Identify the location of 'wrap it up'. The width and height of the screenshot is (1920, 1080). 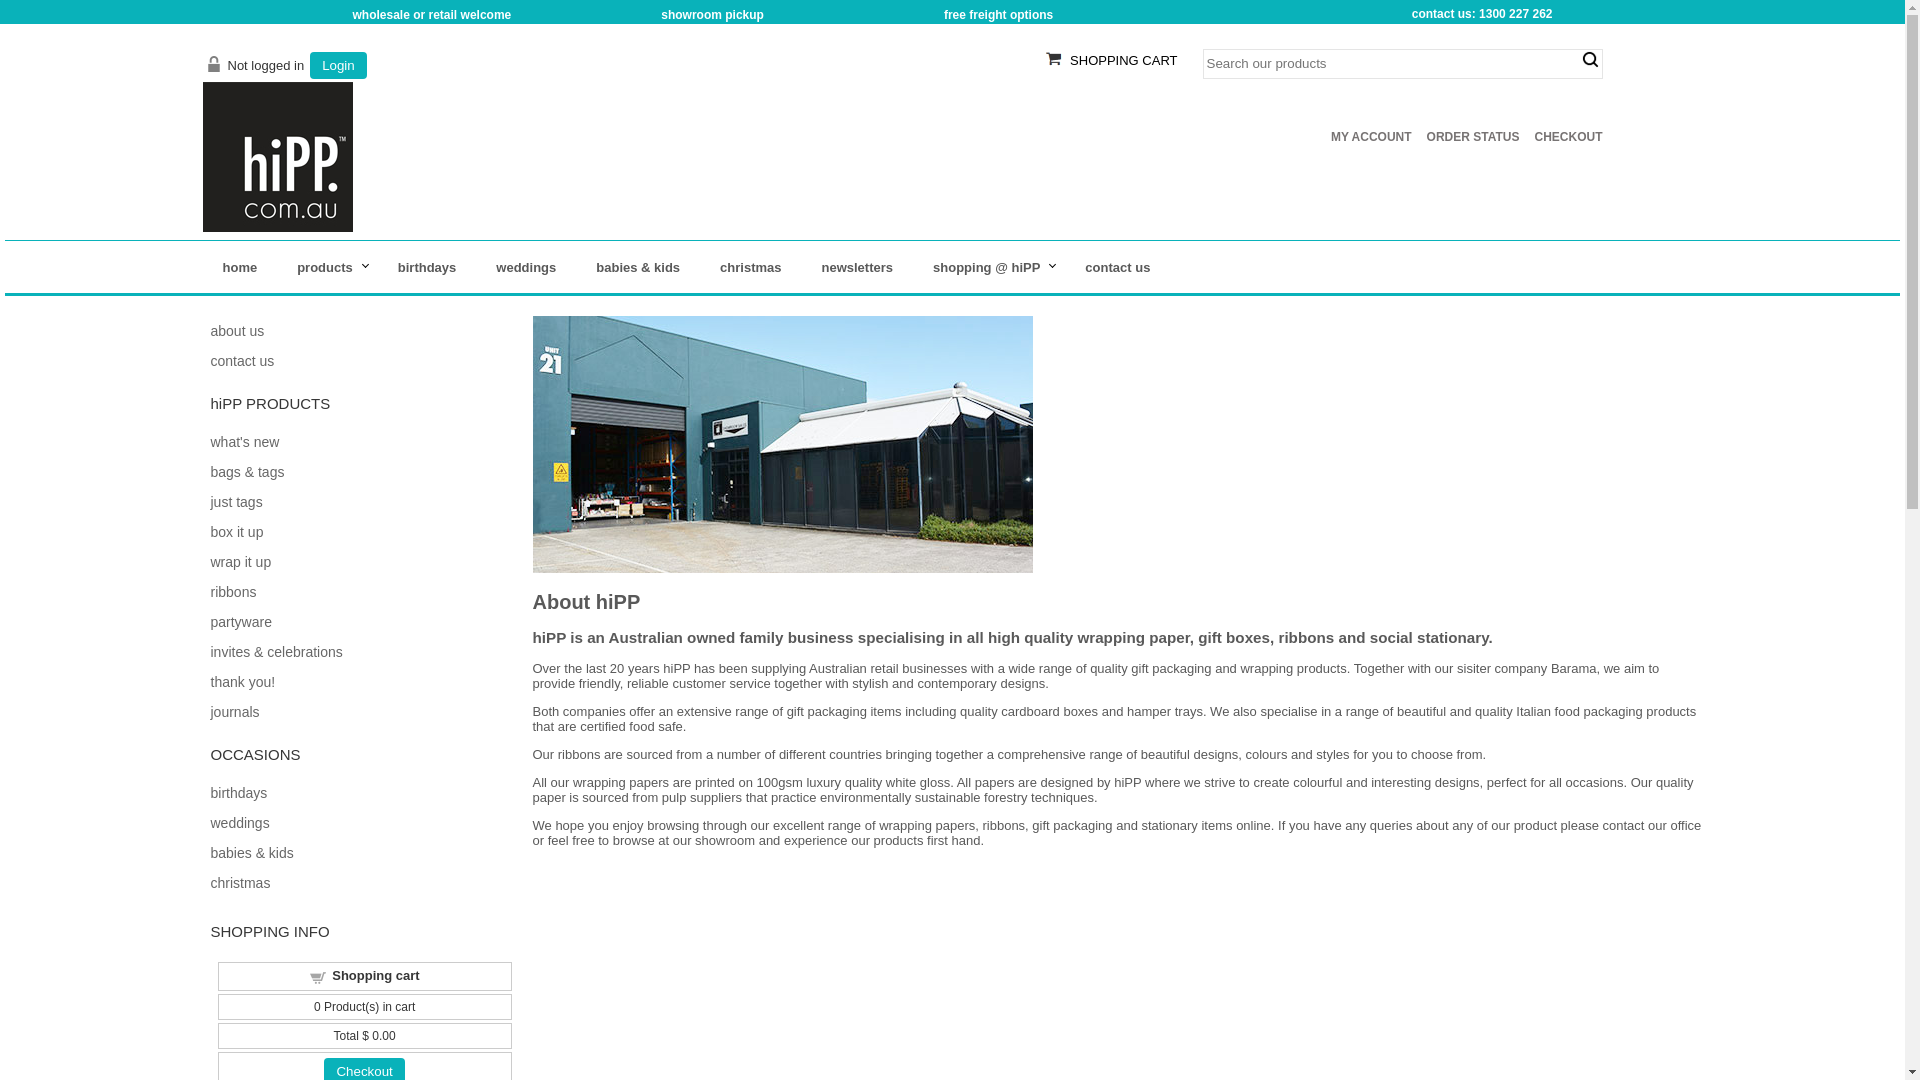
(240, 562).